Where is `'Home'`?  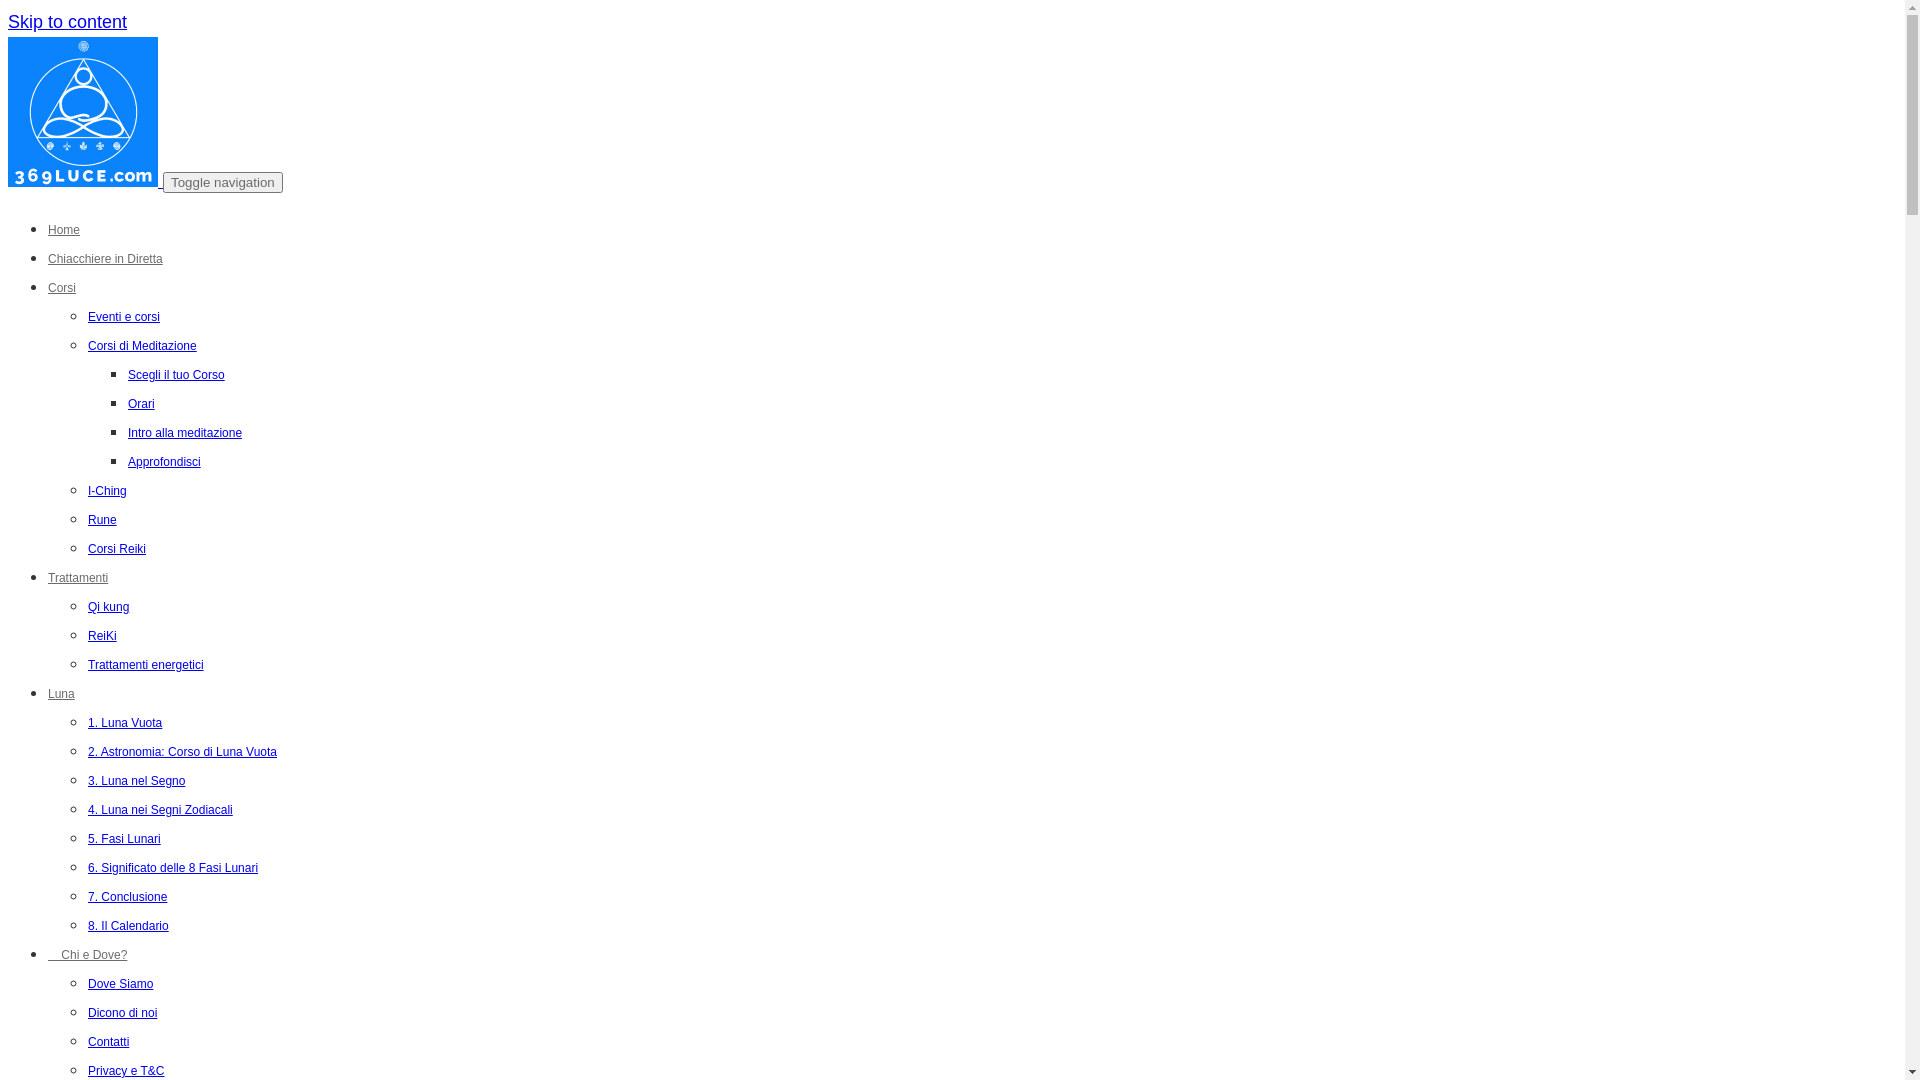 'Home' is located at coordinates (48, 229).